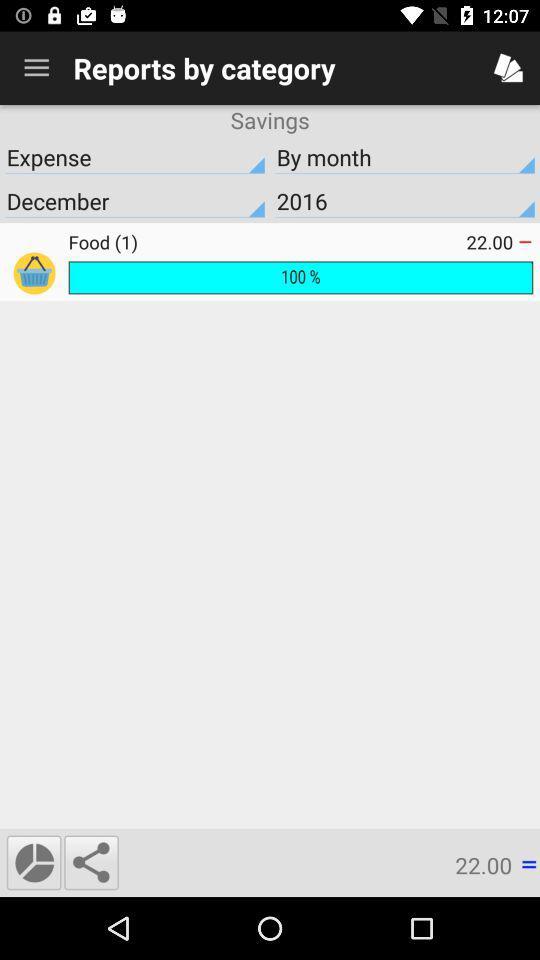 The image size is (540, 960). Describe the element at coordinates (33, 861) in the screenshot. I see `see pie chart` at that location.